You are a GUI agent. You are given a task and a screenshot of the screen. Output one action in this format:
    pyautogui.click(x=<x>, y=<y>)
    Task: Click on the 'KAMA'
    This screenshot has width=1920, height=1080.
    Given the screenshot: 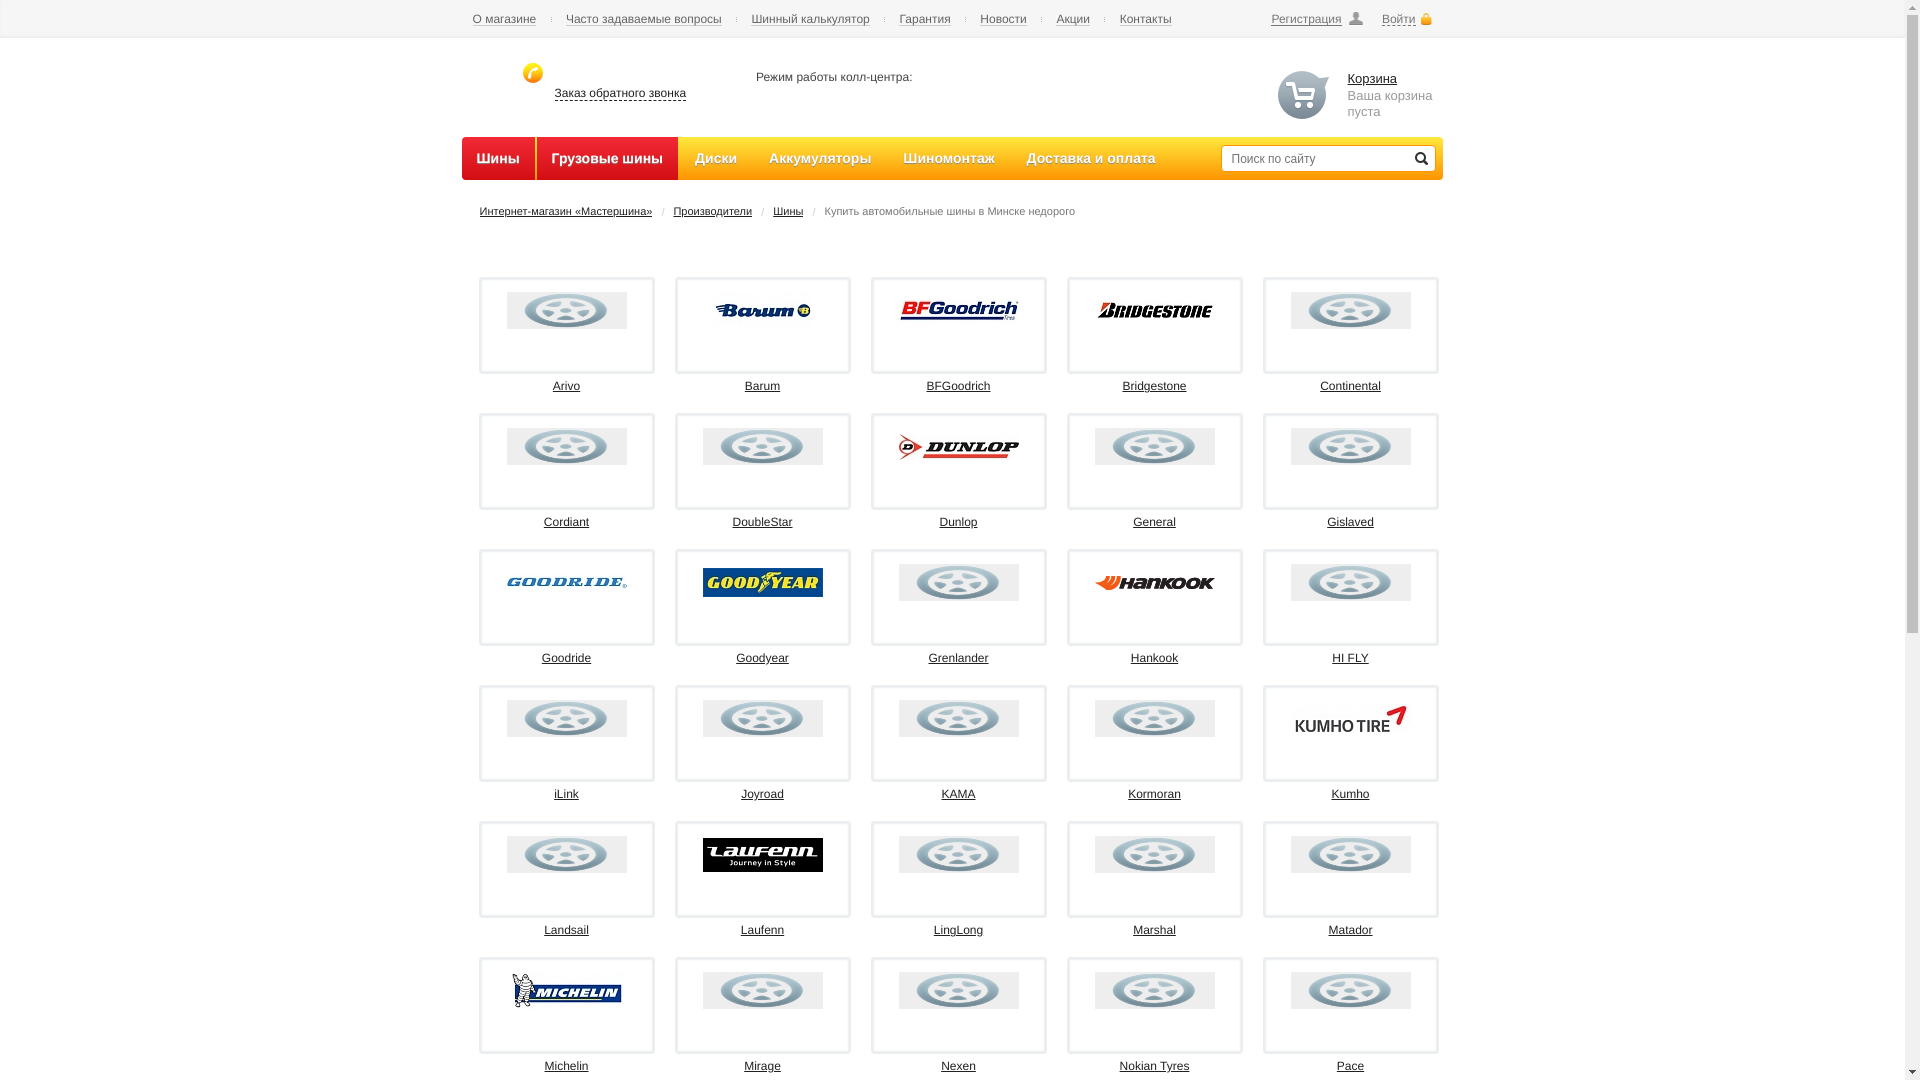 What is the action you would take?
    pyautogui.click(x=957, y=717)
    